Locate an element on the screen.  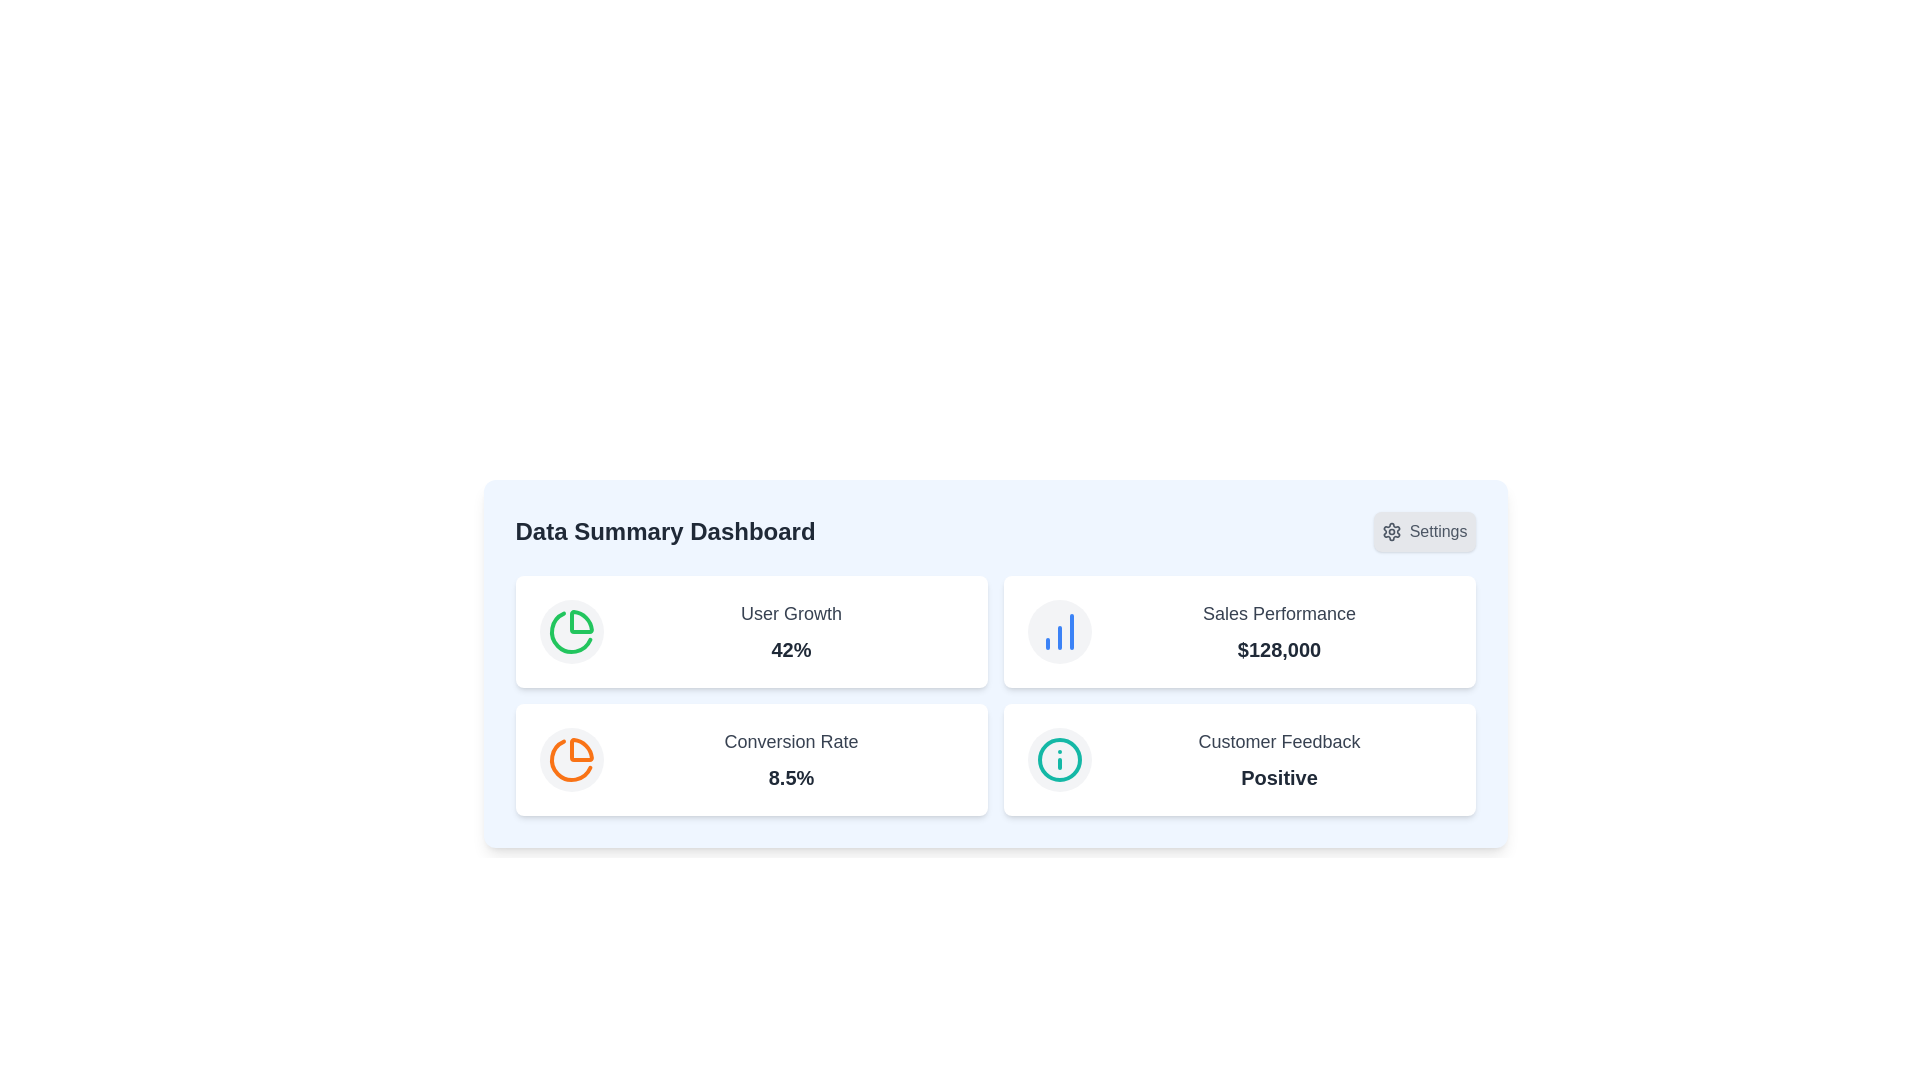
the green segment of the pie chart representing user growth, located at the upper left corner of the card is located at coordinates (569, 632).